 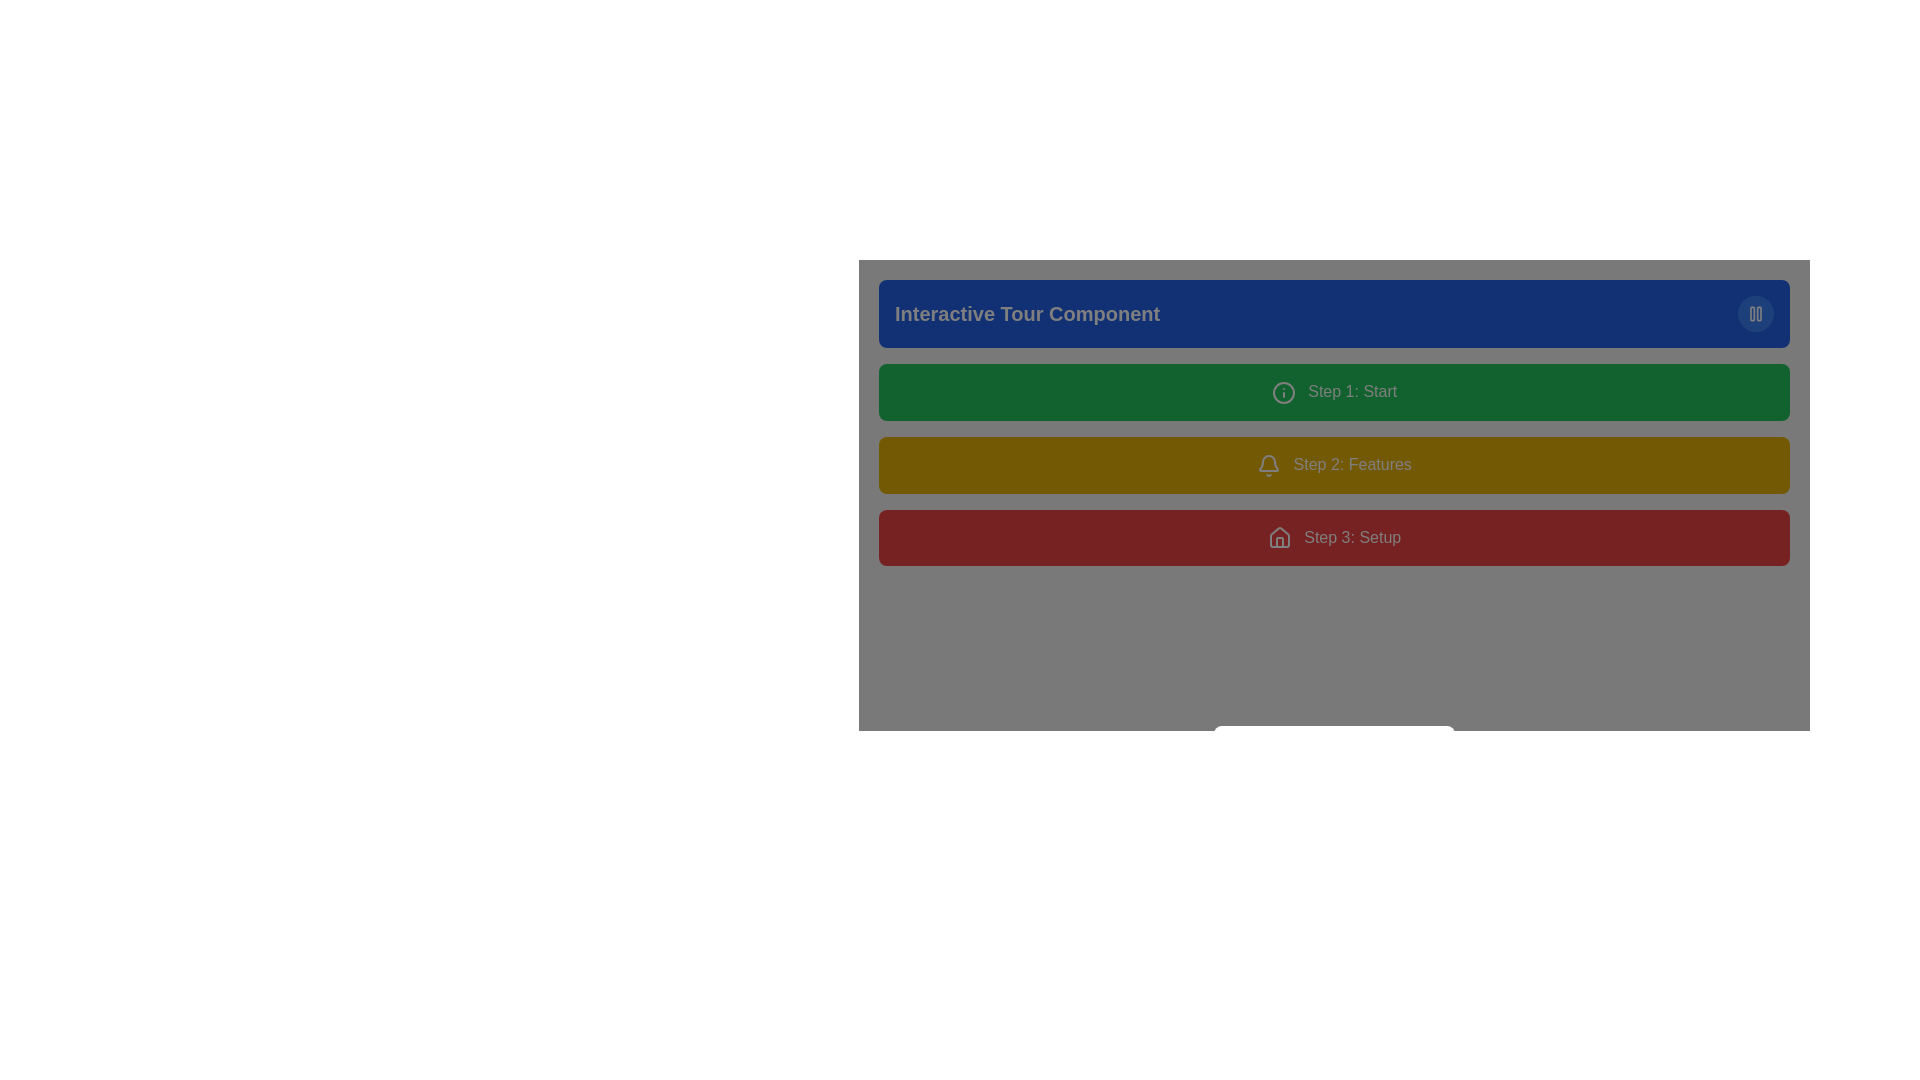 I want to click on the 'Step 3: Setup' button, which is the third step in the sequence under the 'Interactive Tour Component', to proceed to the next step or reveal associated information, so click(x=1334, y=536).